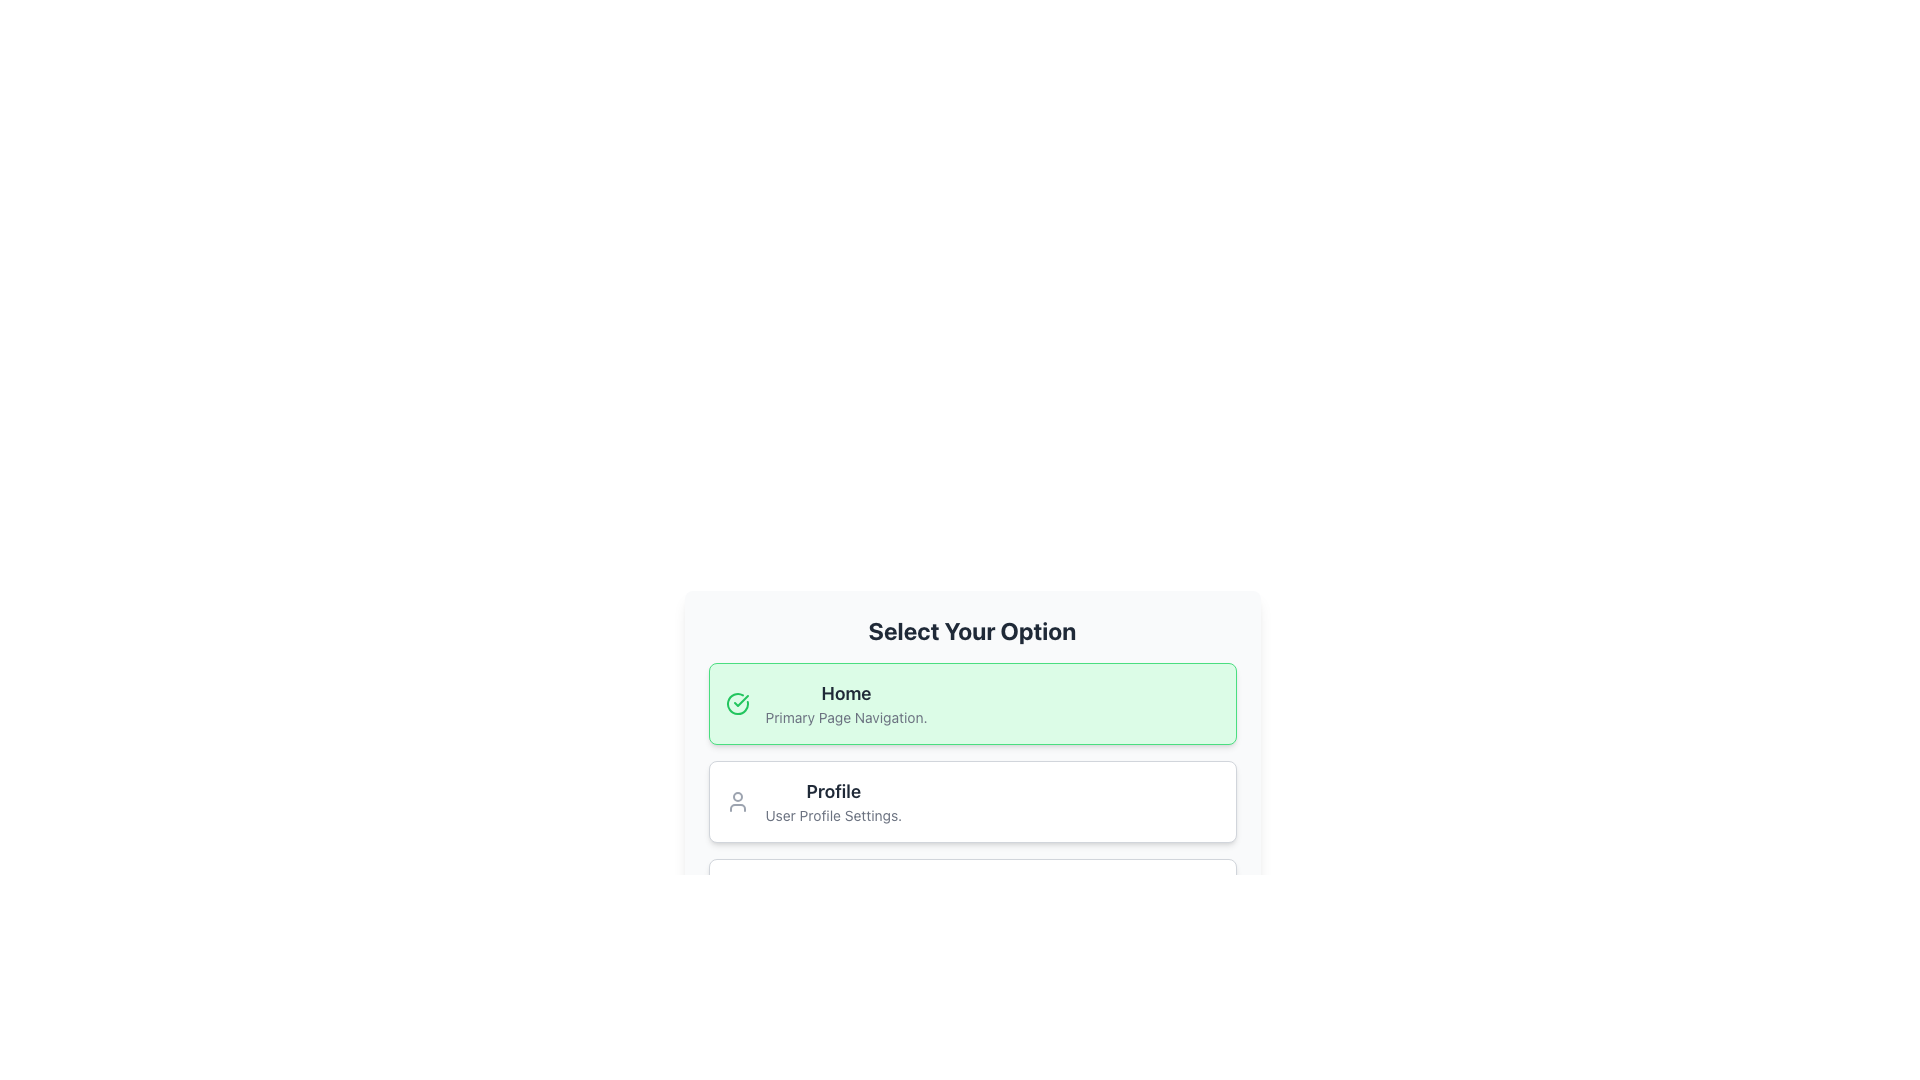 The width and height of the screenshot is (1920, 1080). I want to click on the circular green checkmark icon located at the top-left corner of the 'Home - Primary Page Navigation' section, so click(736, 703).